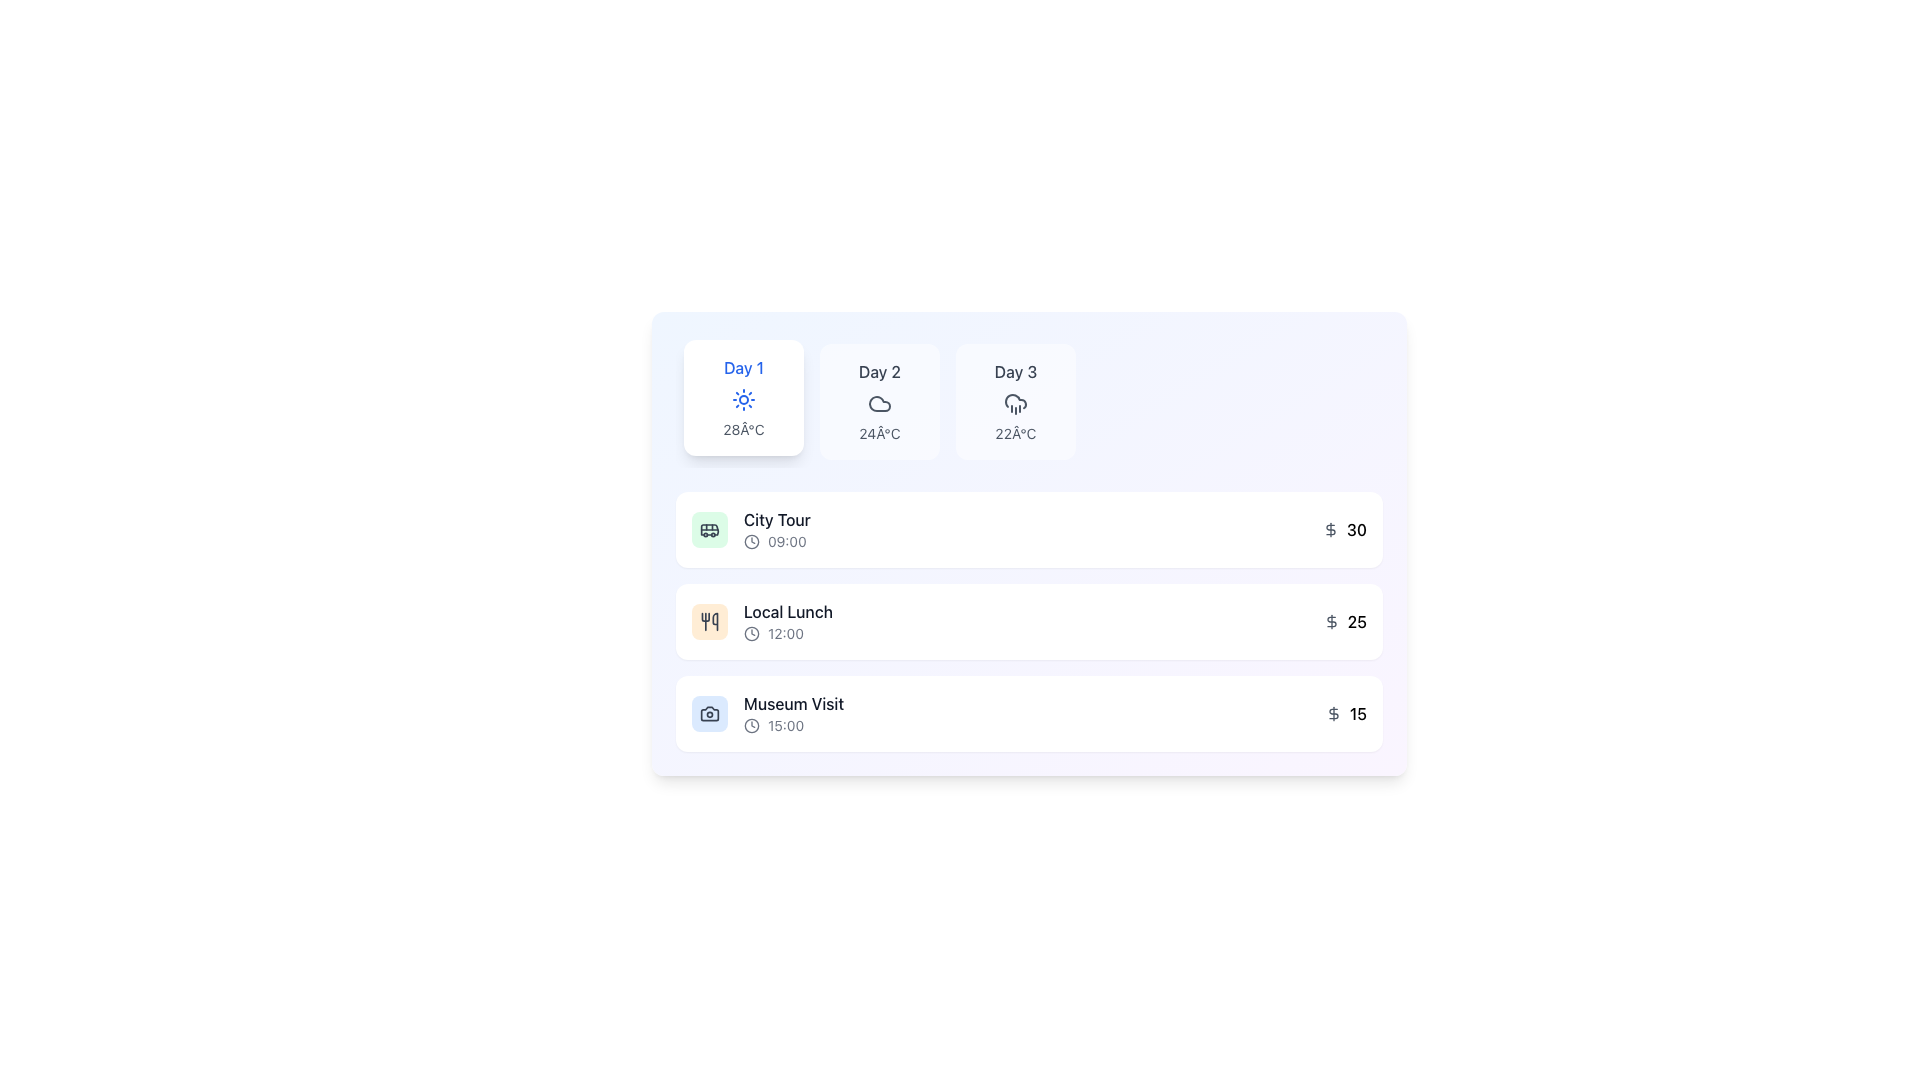 The image size is (1920, 1080). What do you see at coordinates (776, 519) in the screenshot?
I see `the 'City Tour' text label in the first row of the activity list under the 'Day 1' section, which provides the title for the activity` at bounding box center [776, 519].